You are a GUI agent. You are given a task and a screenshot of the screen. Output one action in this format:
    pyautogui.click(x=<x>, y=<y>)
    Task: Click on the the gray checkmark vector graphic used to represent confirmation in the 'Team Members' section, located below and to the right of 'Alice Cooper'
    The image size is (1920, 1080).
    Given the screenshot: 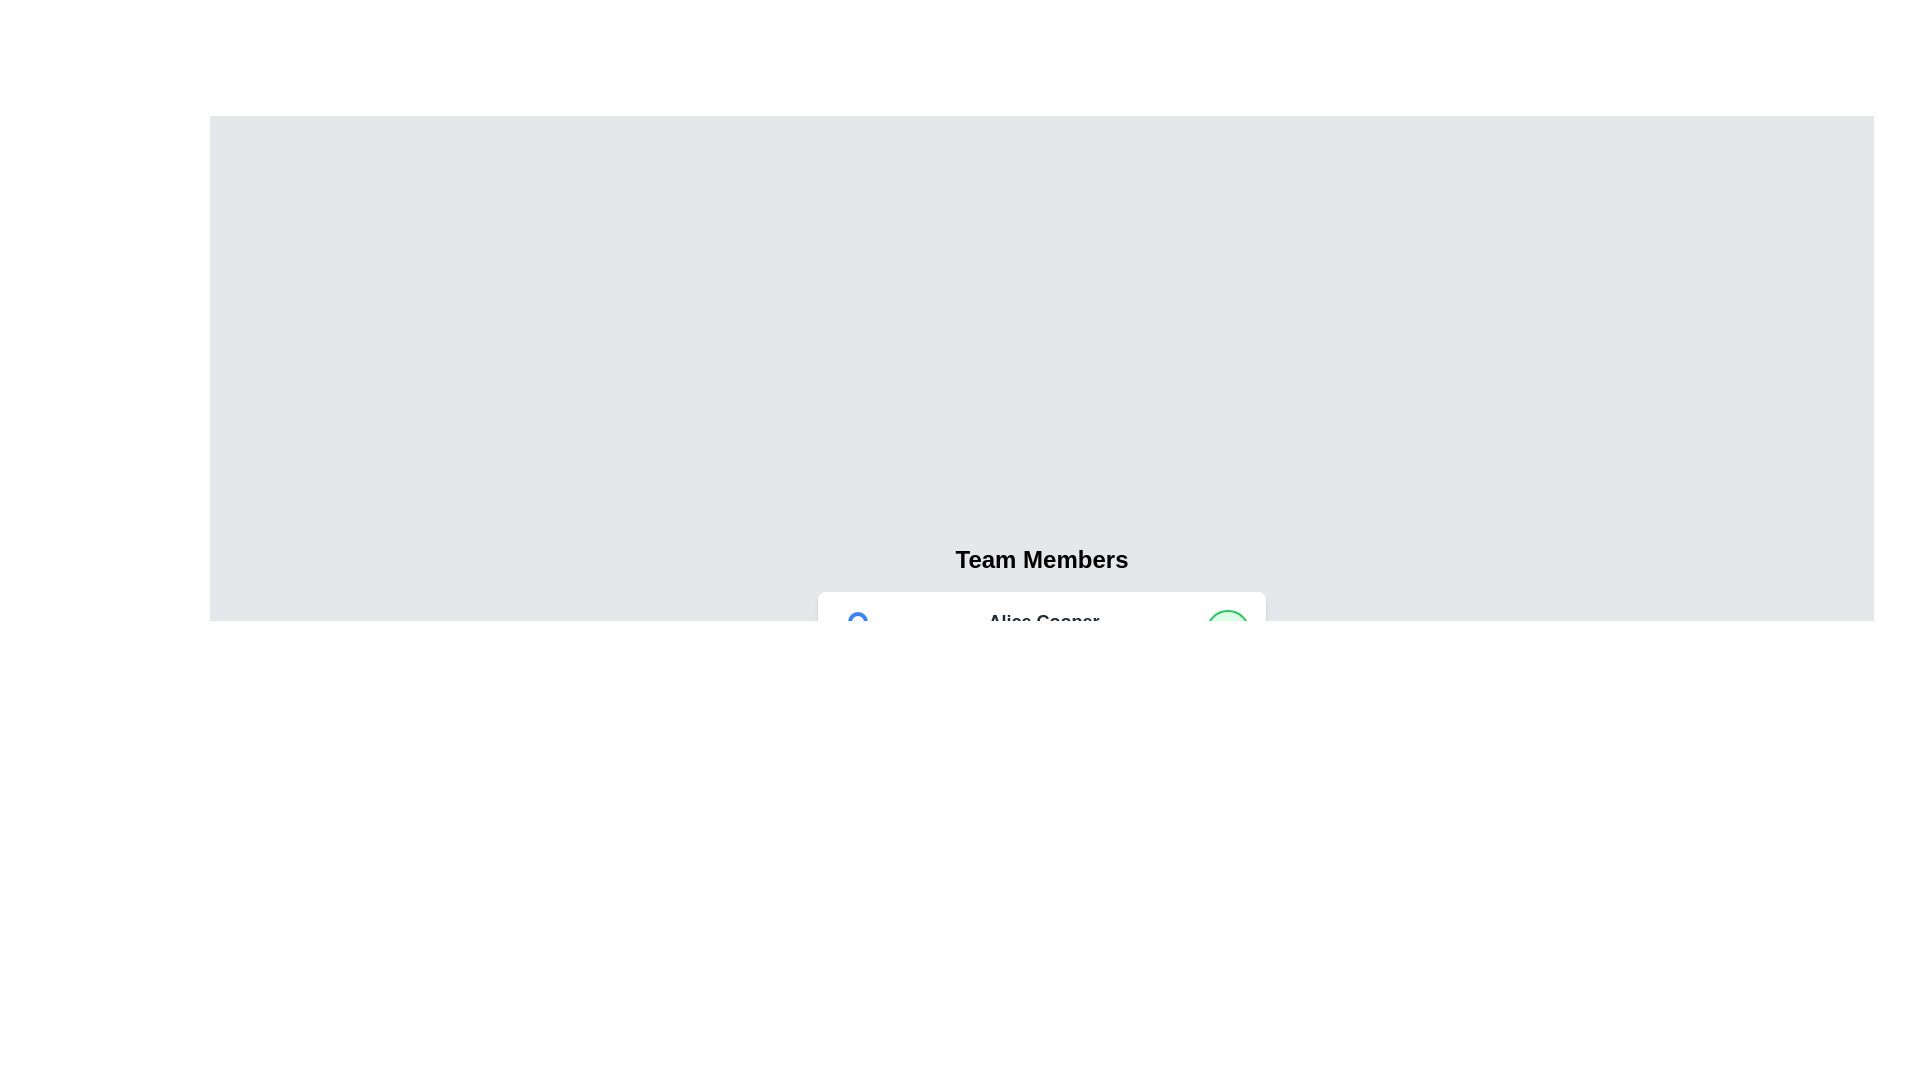 What is the action you would take?
    pyautogui.click(x=1227, y=727)
    